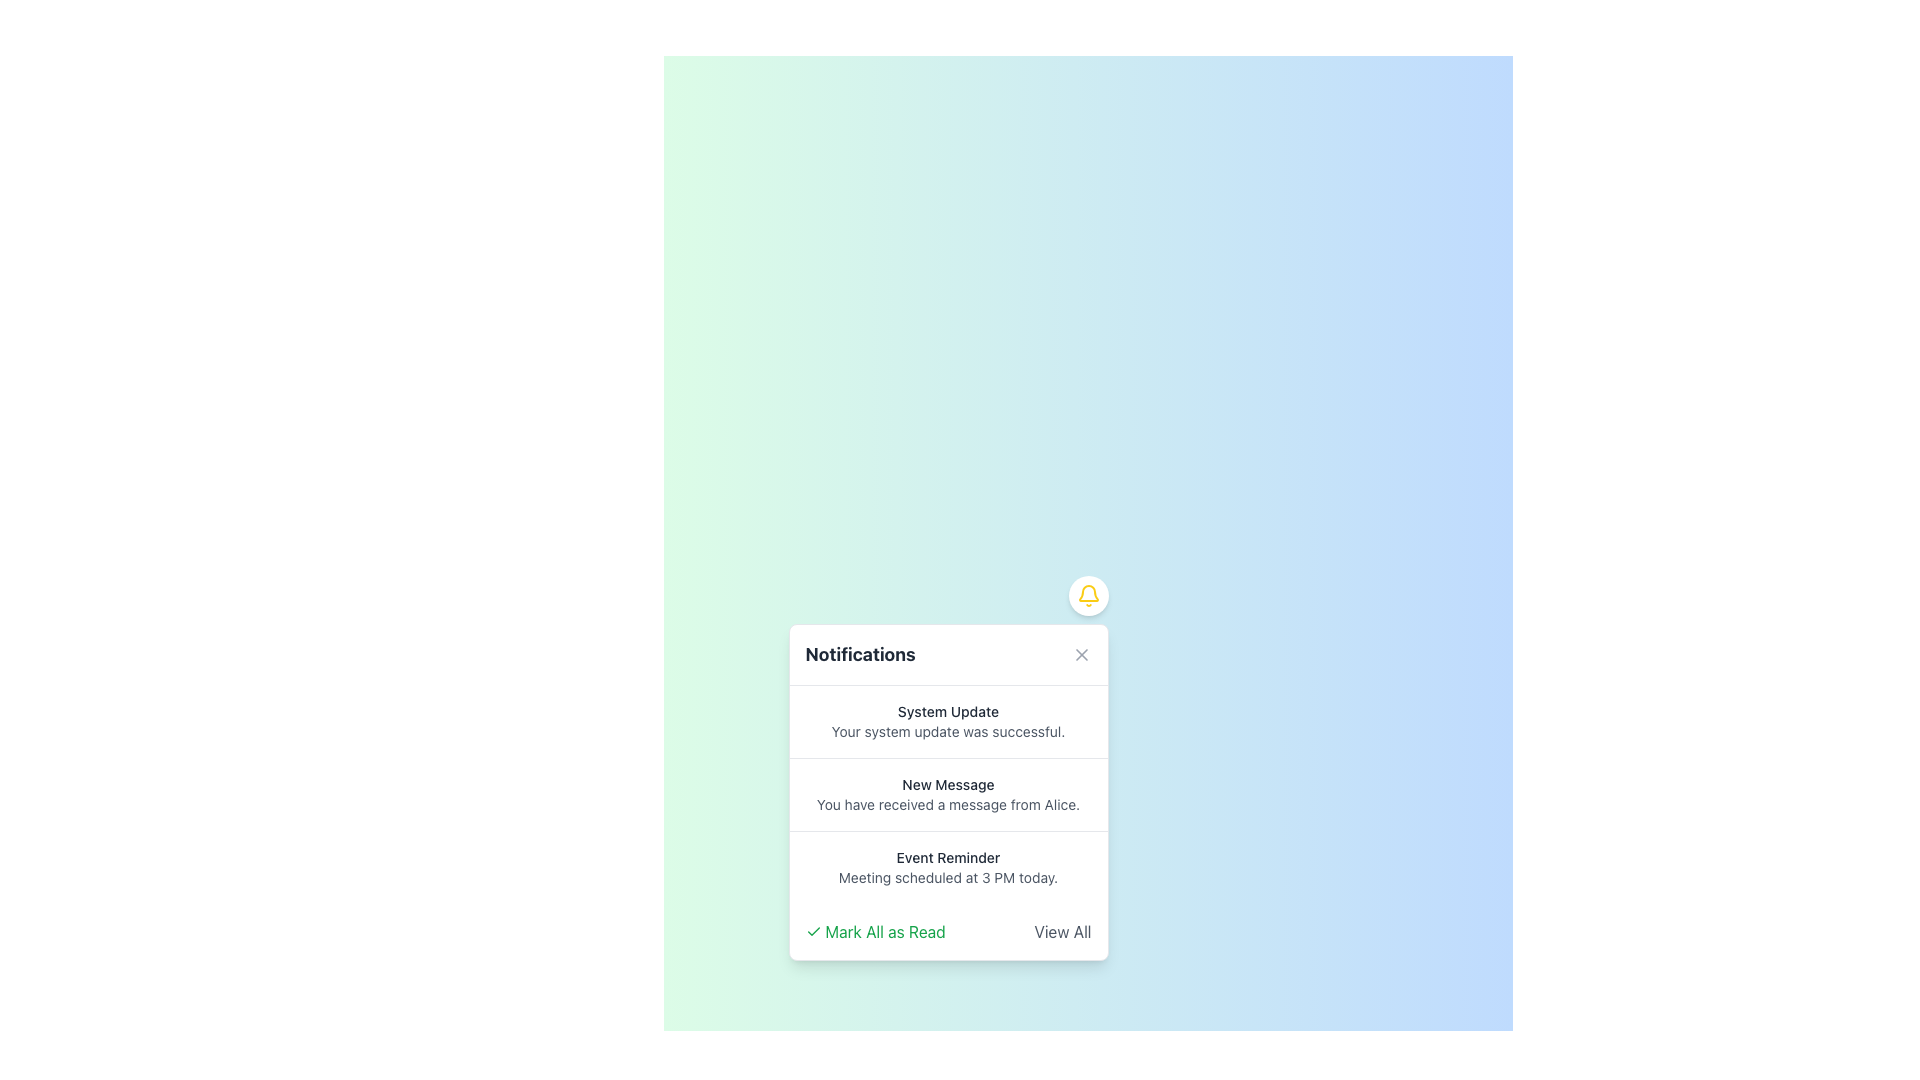  I want to click on the 'Event Reminder' text label in the Notifications section, which displays in dark gray against a light background and is vertically centered under the subtitle 'Meeting scheduled at 3 PM today.', so click(947, 856).